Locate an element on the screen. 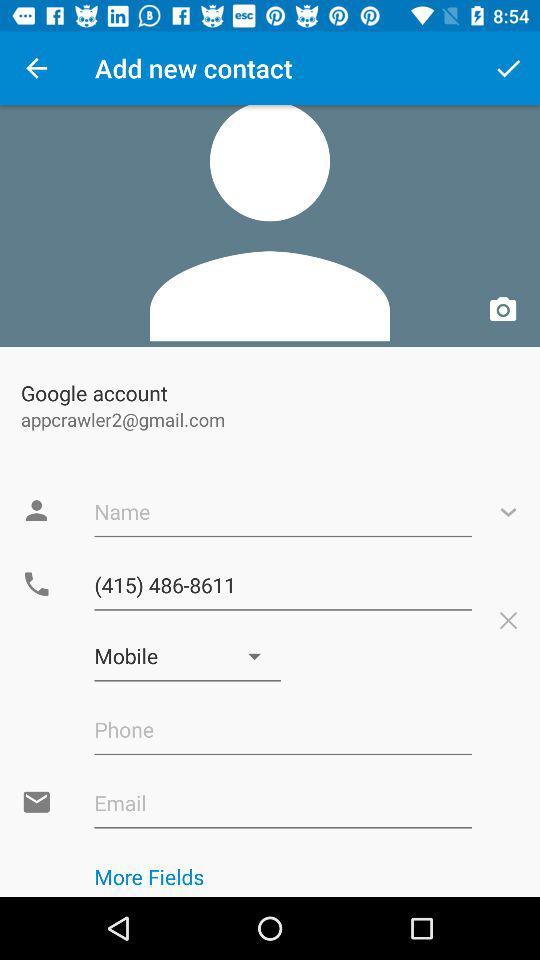 The image size is (540, 960). the contact icon beside name is located at coordinates (36, 510).